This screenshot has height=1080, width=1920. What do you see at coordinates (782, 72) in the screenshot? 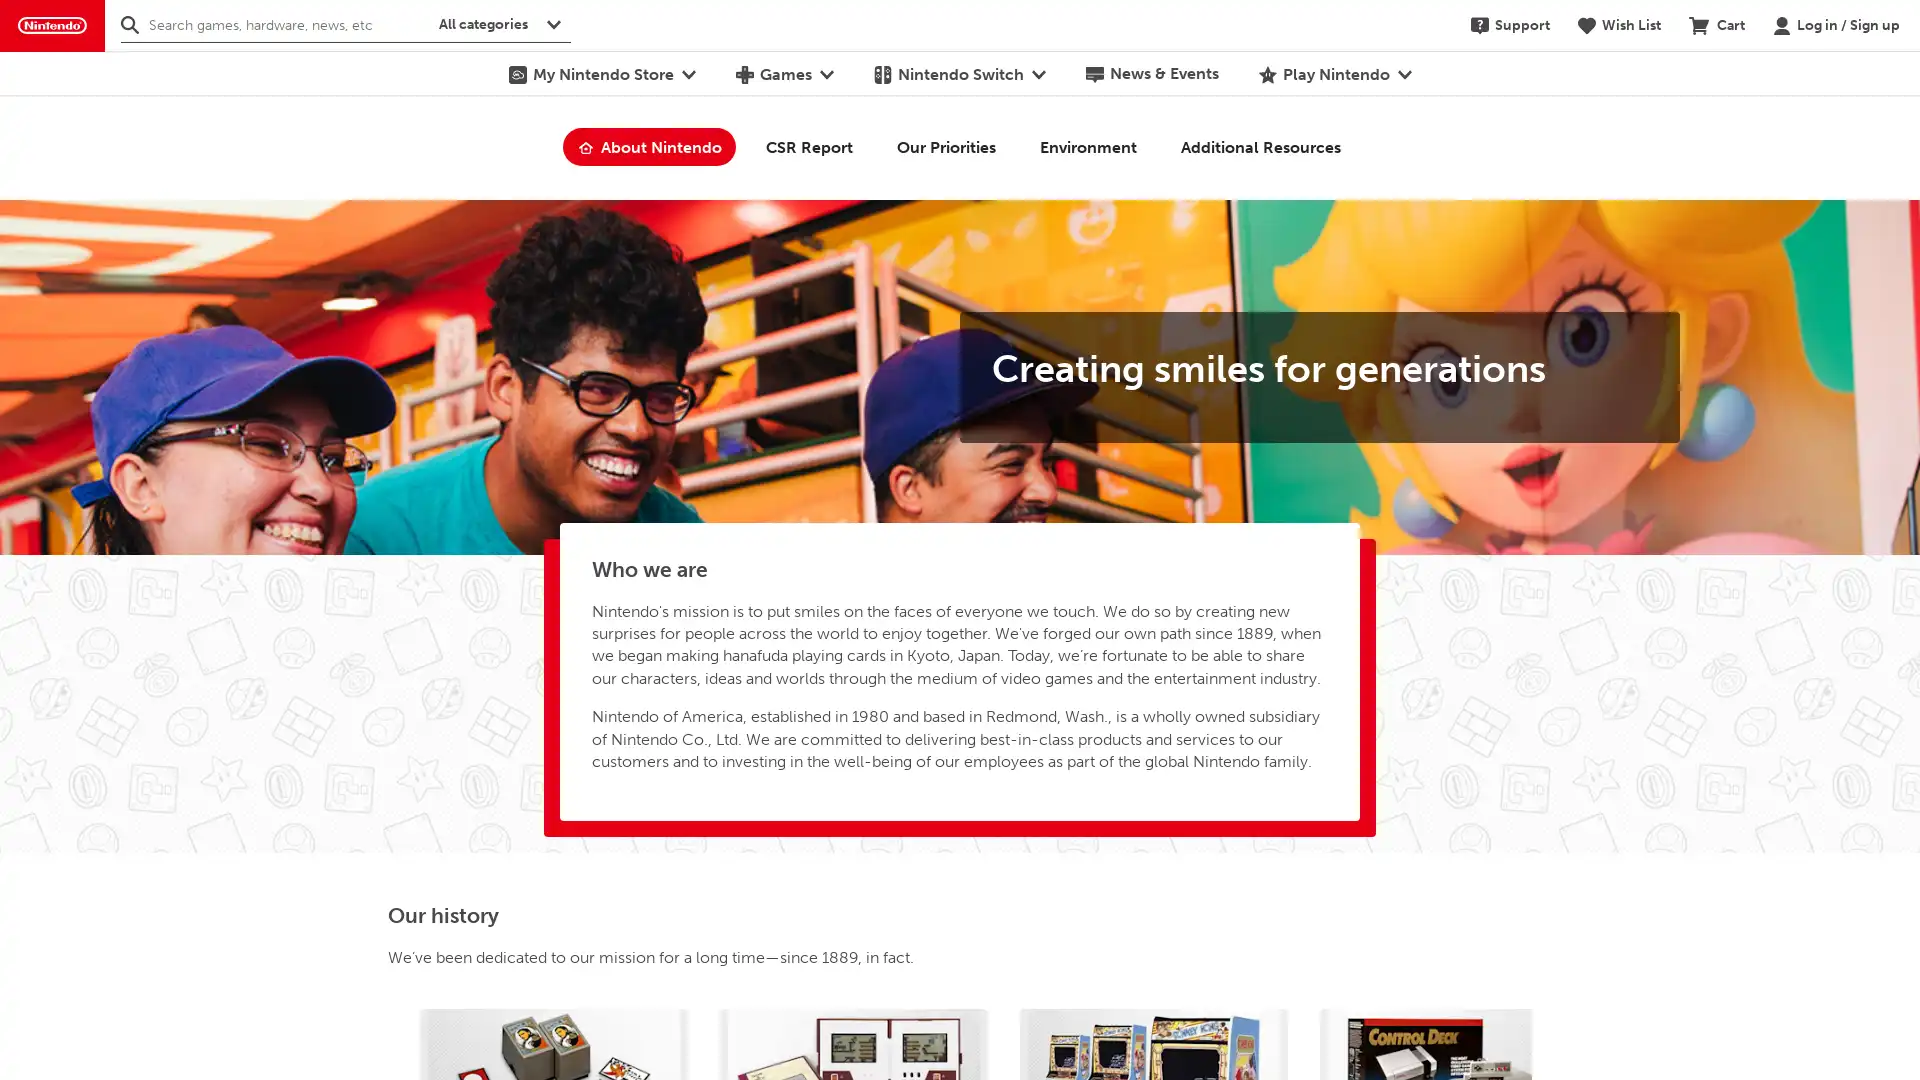
I see `Games` at bounding box center [782, 72].